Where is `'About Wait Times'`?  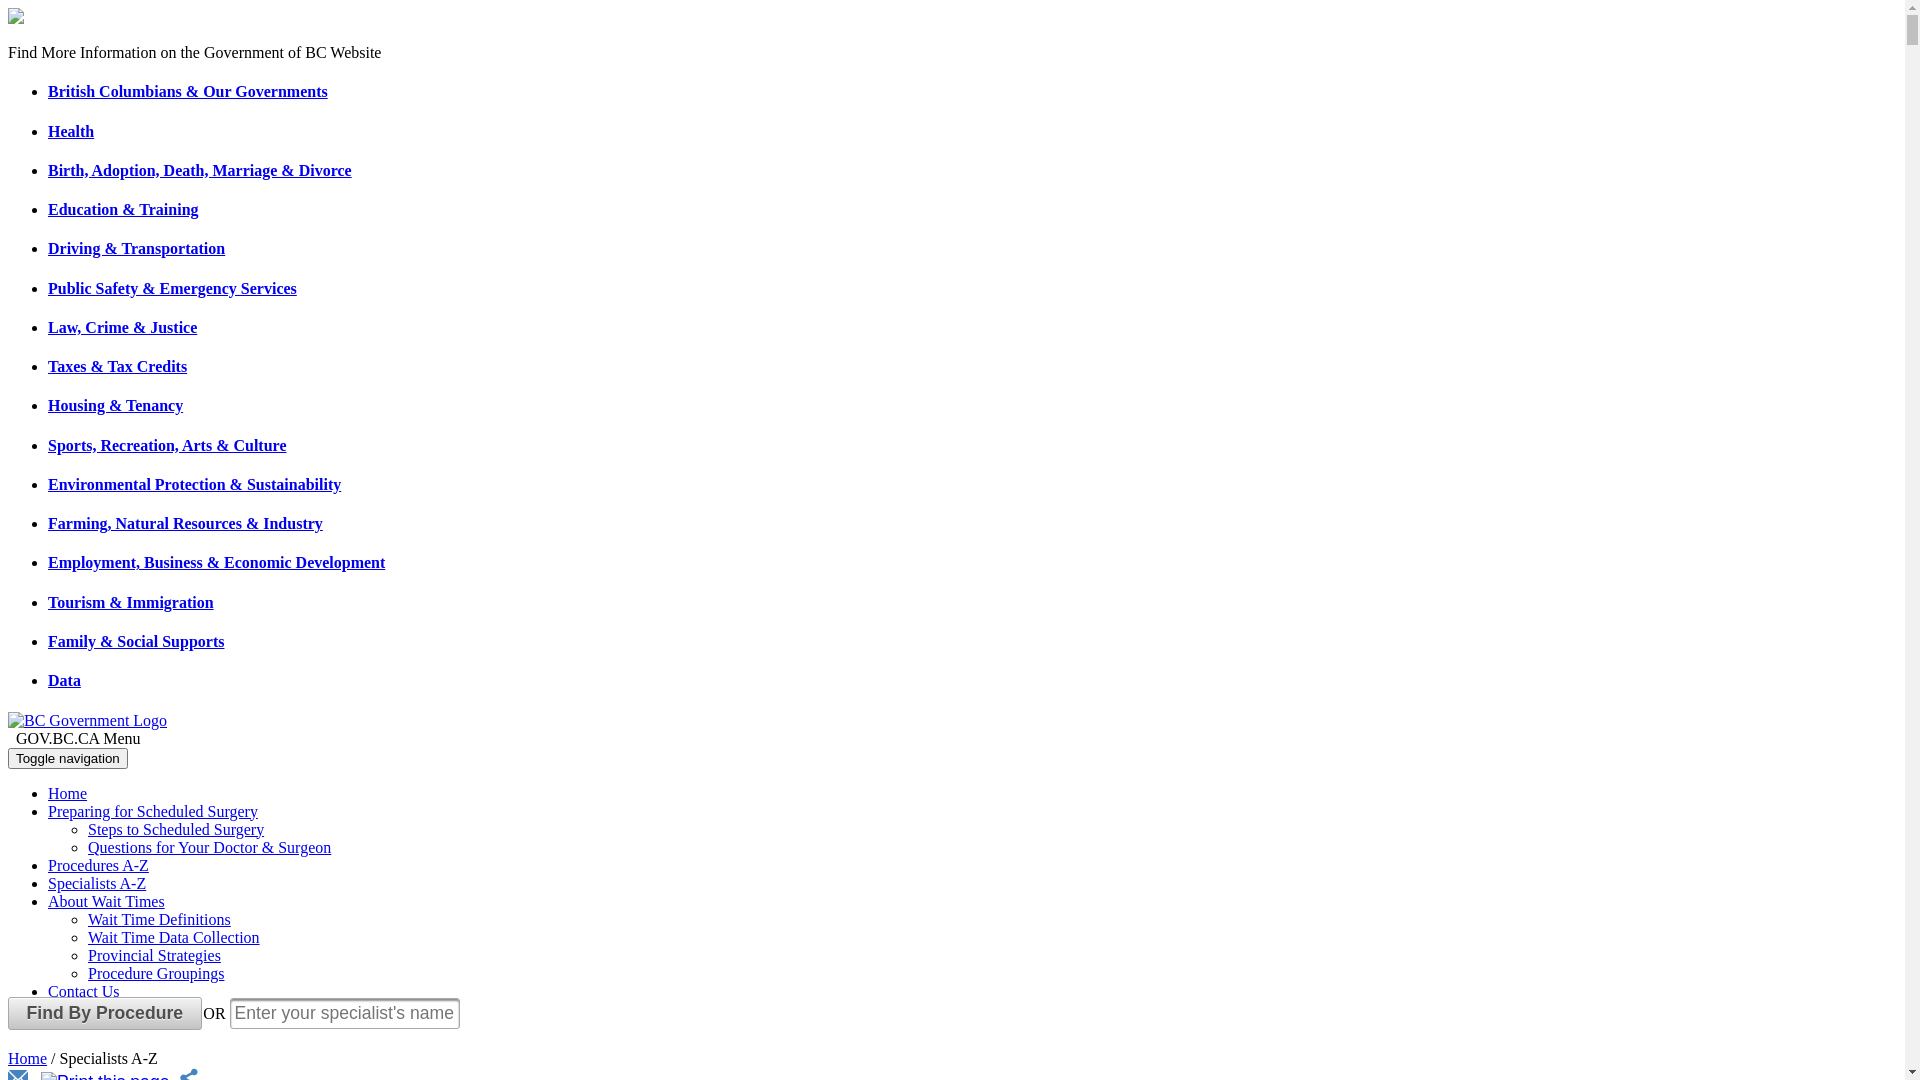
'About Wait Times' is located at coordinates (105, 901).